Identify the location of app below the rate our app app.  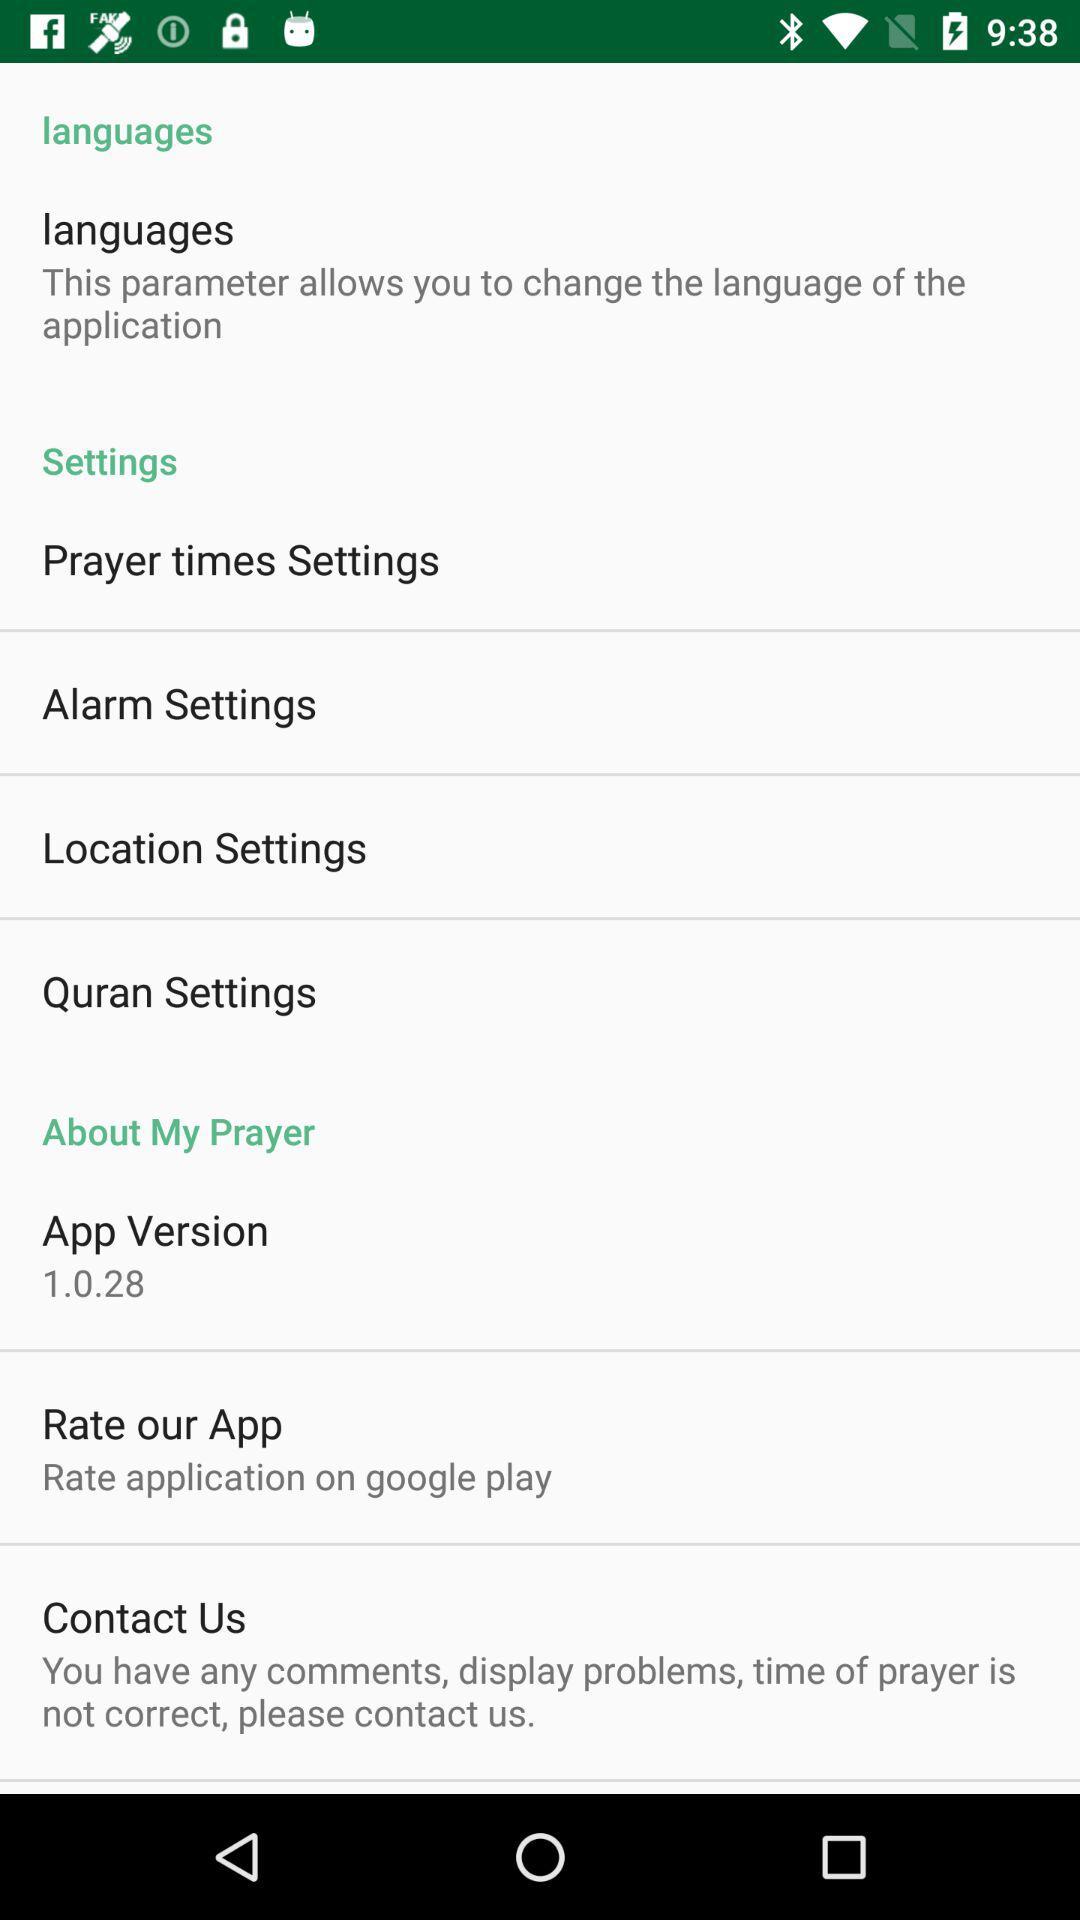
(297, 1476).